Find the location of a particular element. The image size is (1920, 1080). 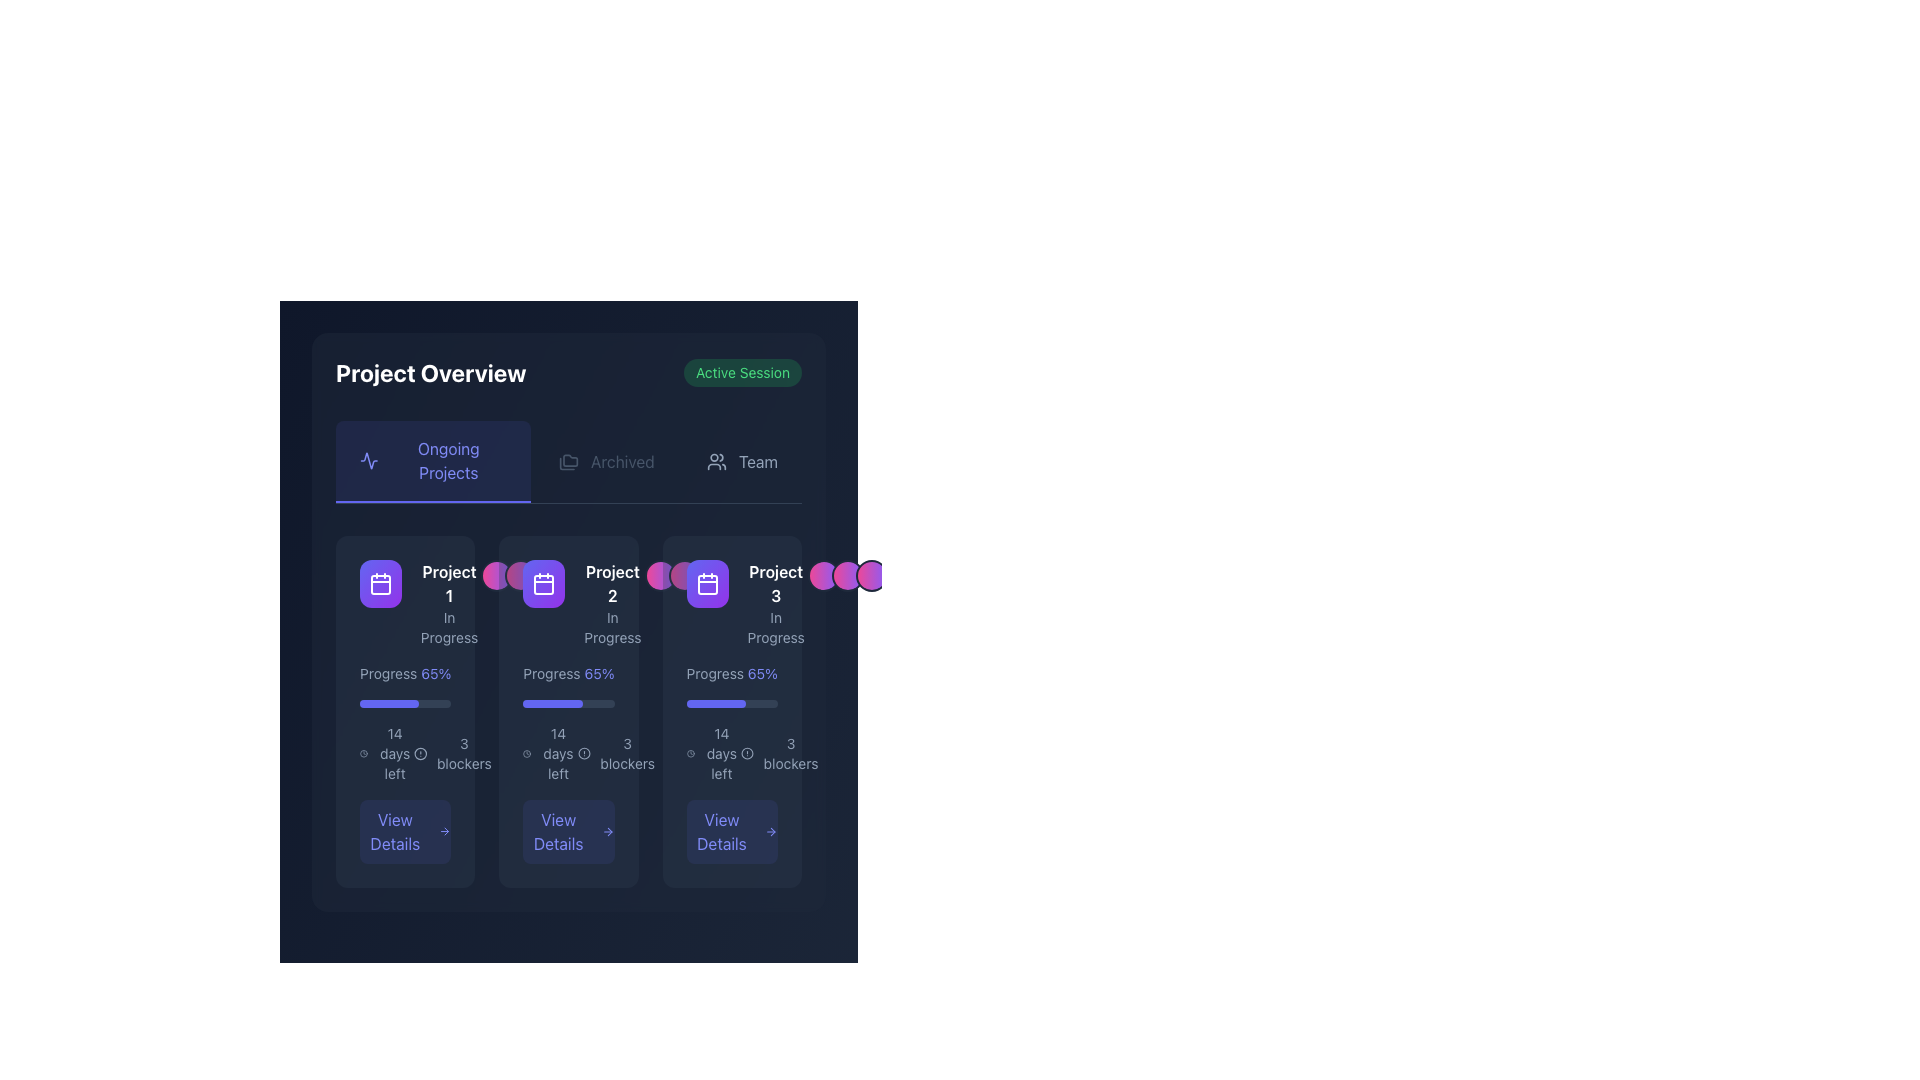

the informational text label indicating the remaining time for the task or project located within the 'Project 2' card, below the progress bar, and to the left of '3 blockers' is located at coordinates (558, 753).